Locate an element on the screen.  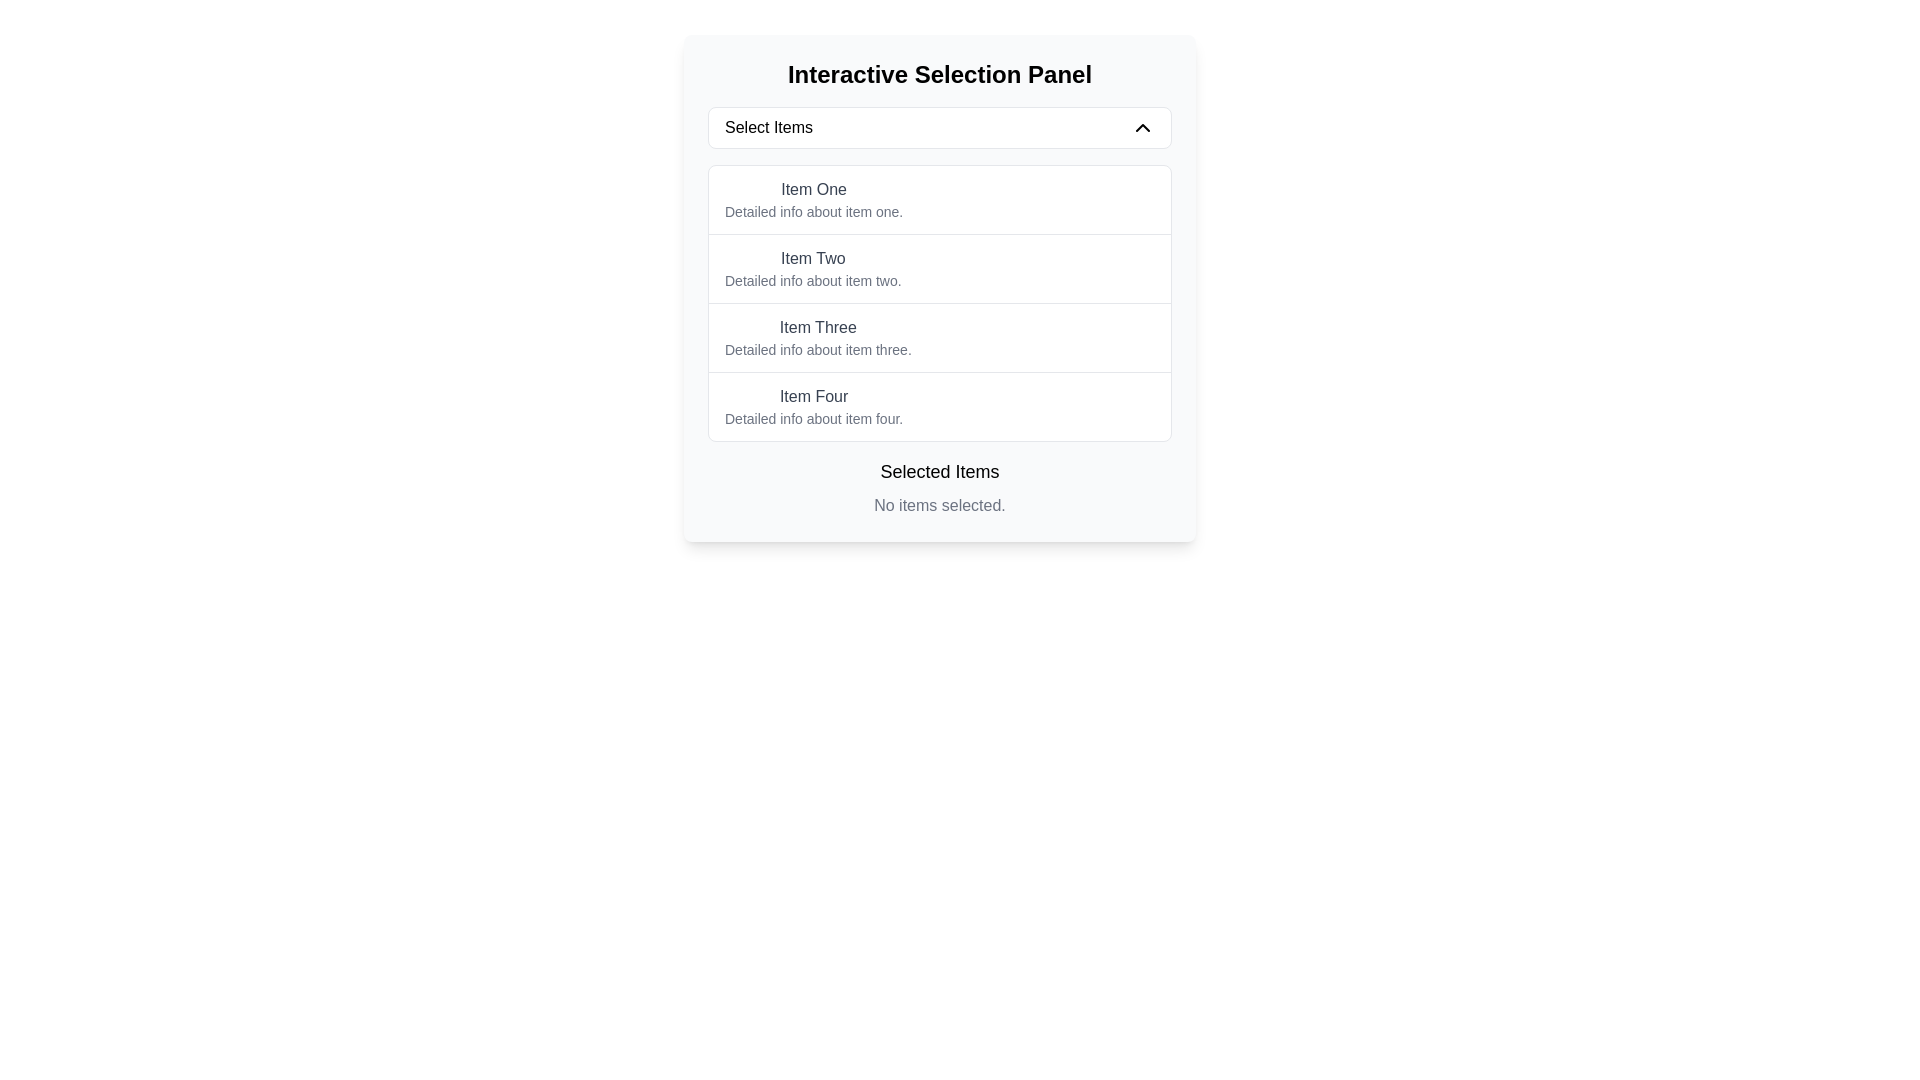
on the fourth row list item labeled 'Item Four' within the 'Interactive Selection Panel' is located at coordinates (939, 405).